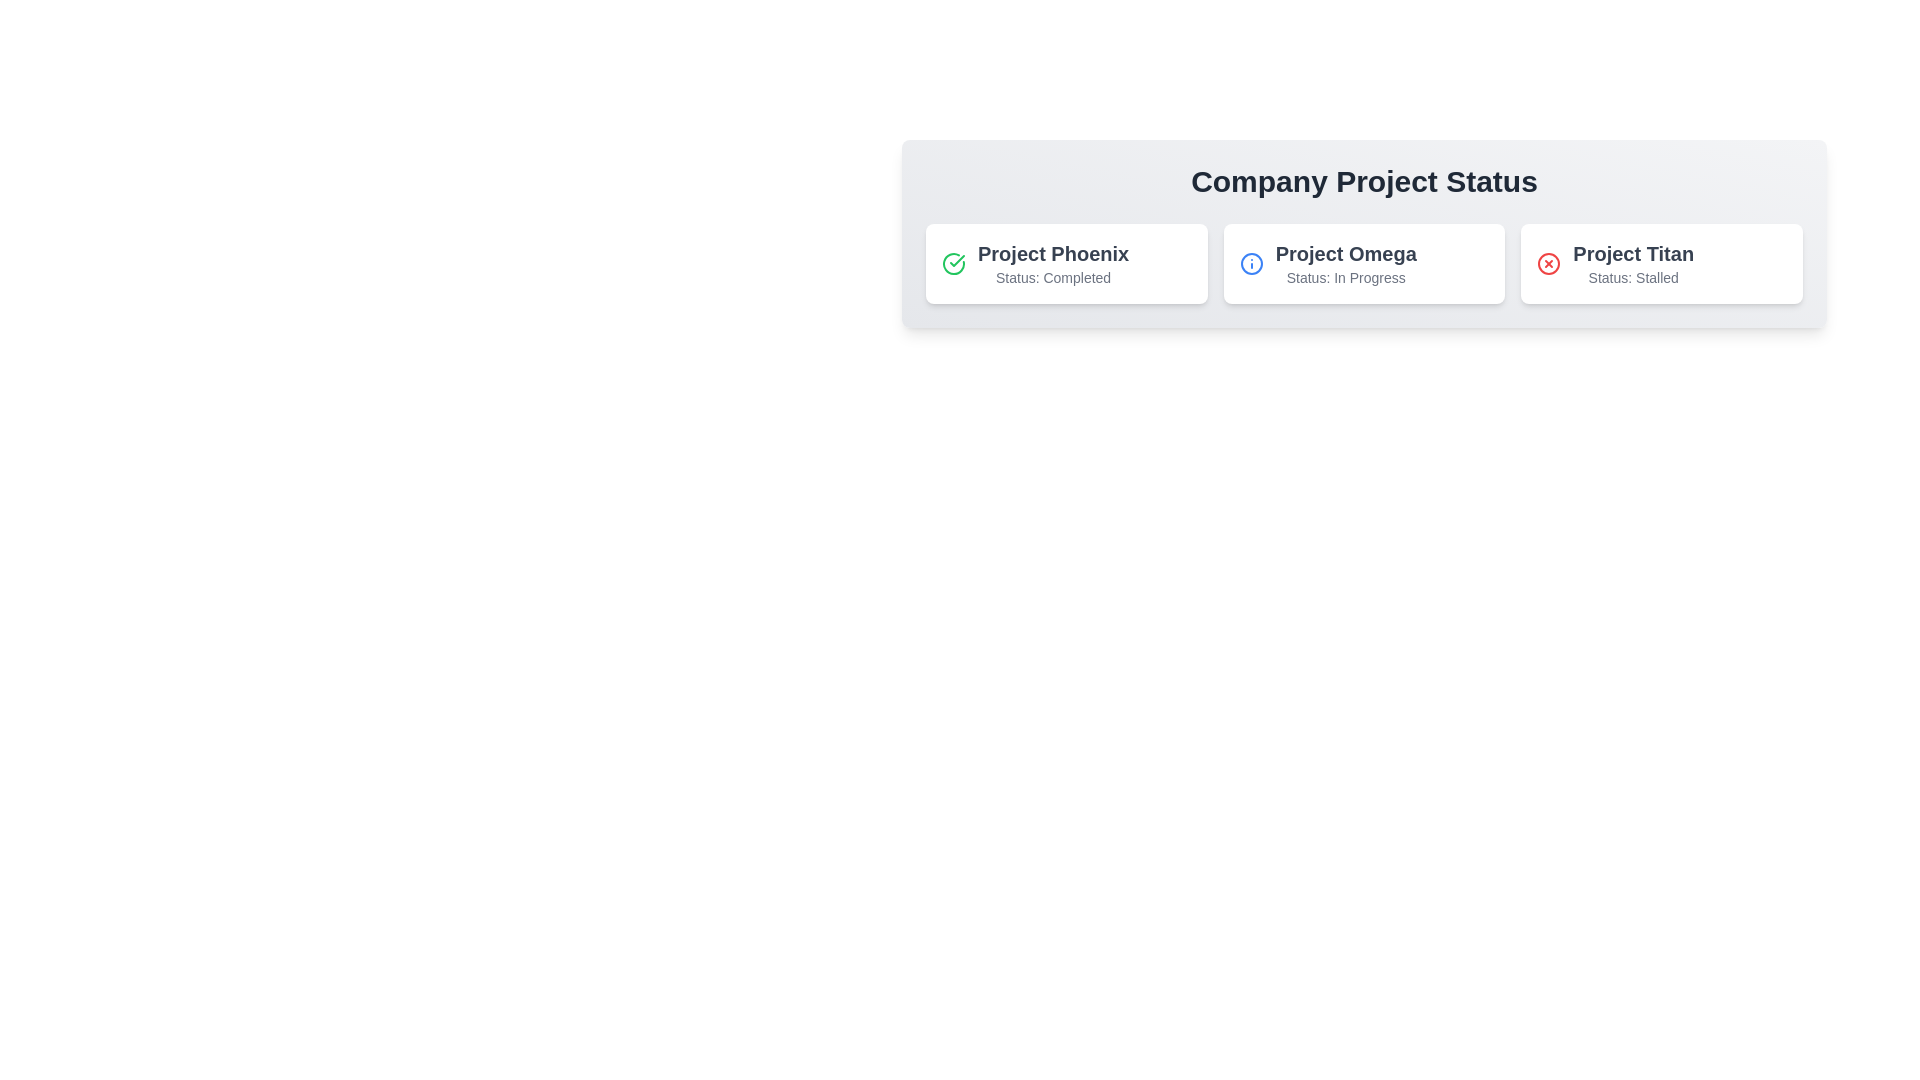 This screenshot has width=1920, height=1080. I want to click on the project item Project Titan to view its interactive effect, so click(1662, 262).